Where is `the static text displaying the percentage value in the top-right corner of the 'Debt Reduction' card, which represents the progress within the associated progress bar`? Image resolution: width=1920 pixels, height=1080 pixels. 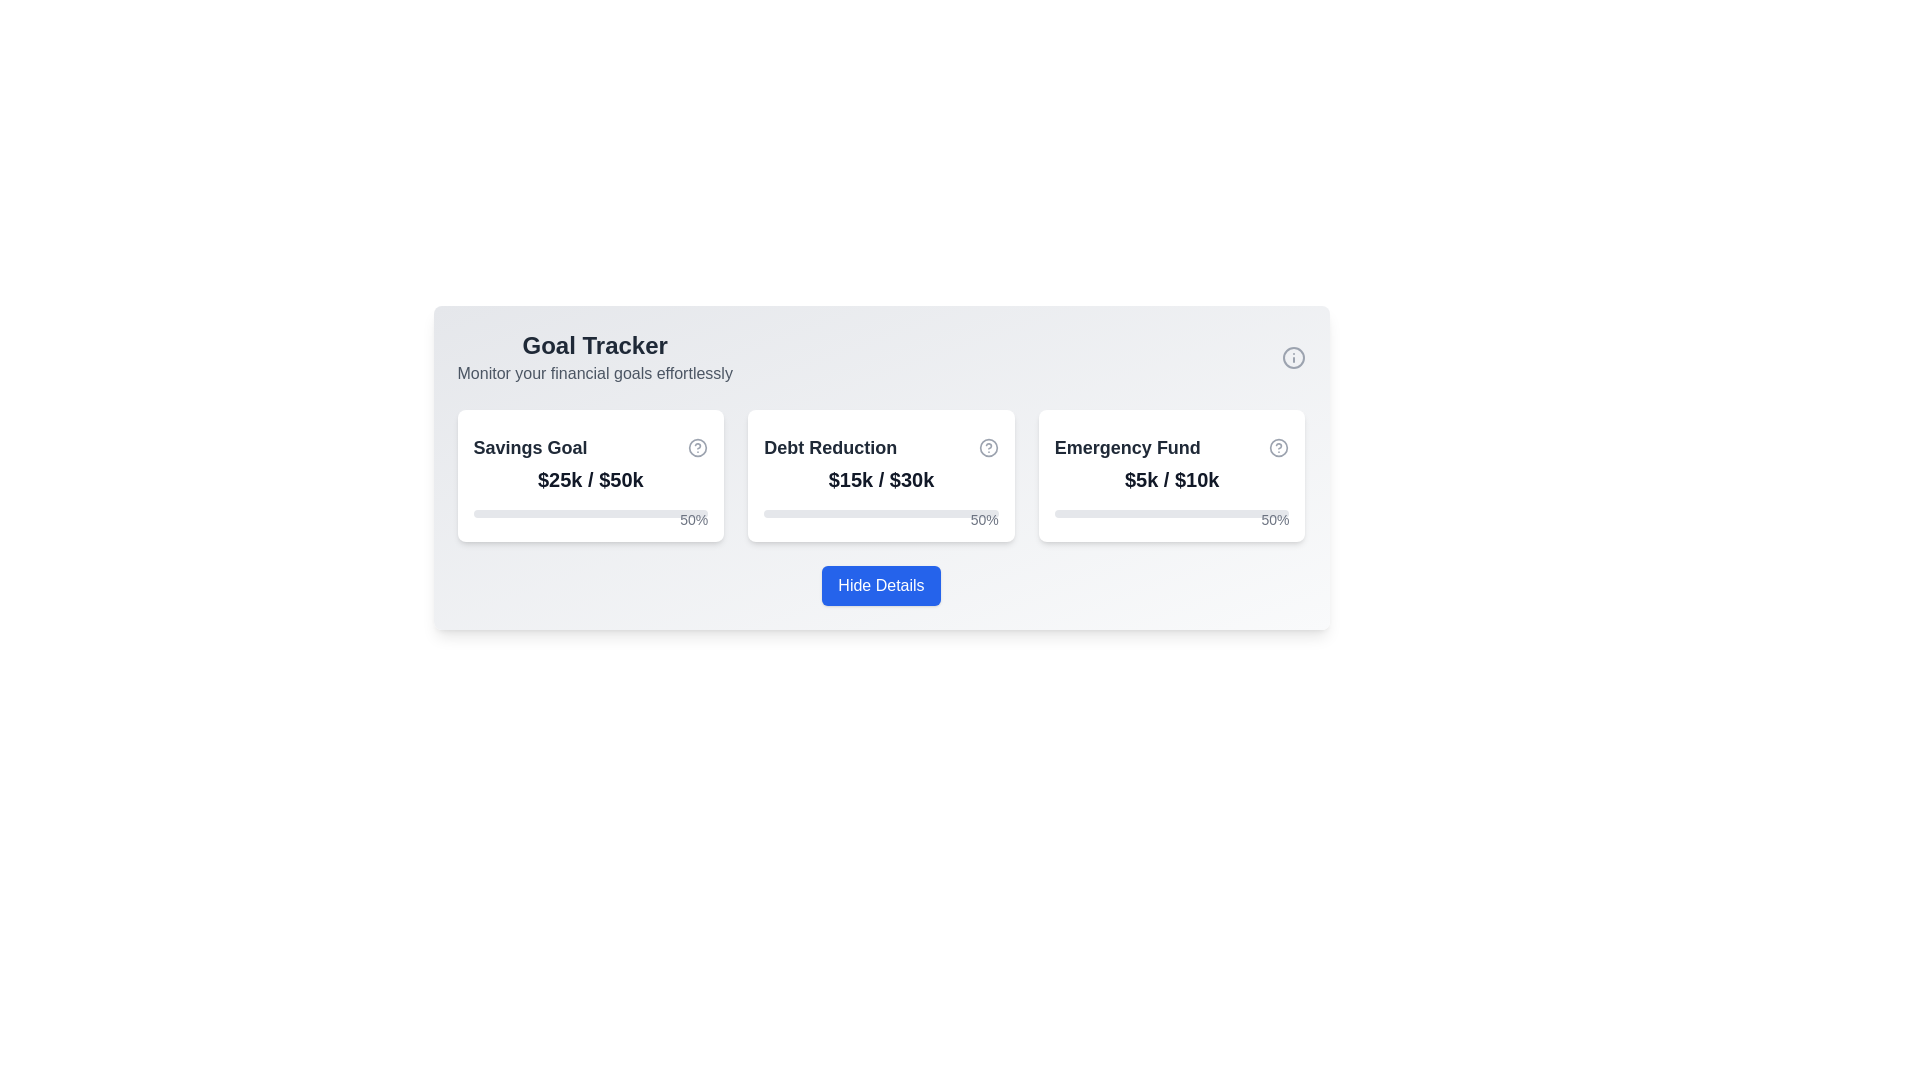
the static text displaying the percentage value in the top-right corner of the 'Debt Reduction' card, which represents the progress within the associated progress bar is located at coordinates (984, 519).